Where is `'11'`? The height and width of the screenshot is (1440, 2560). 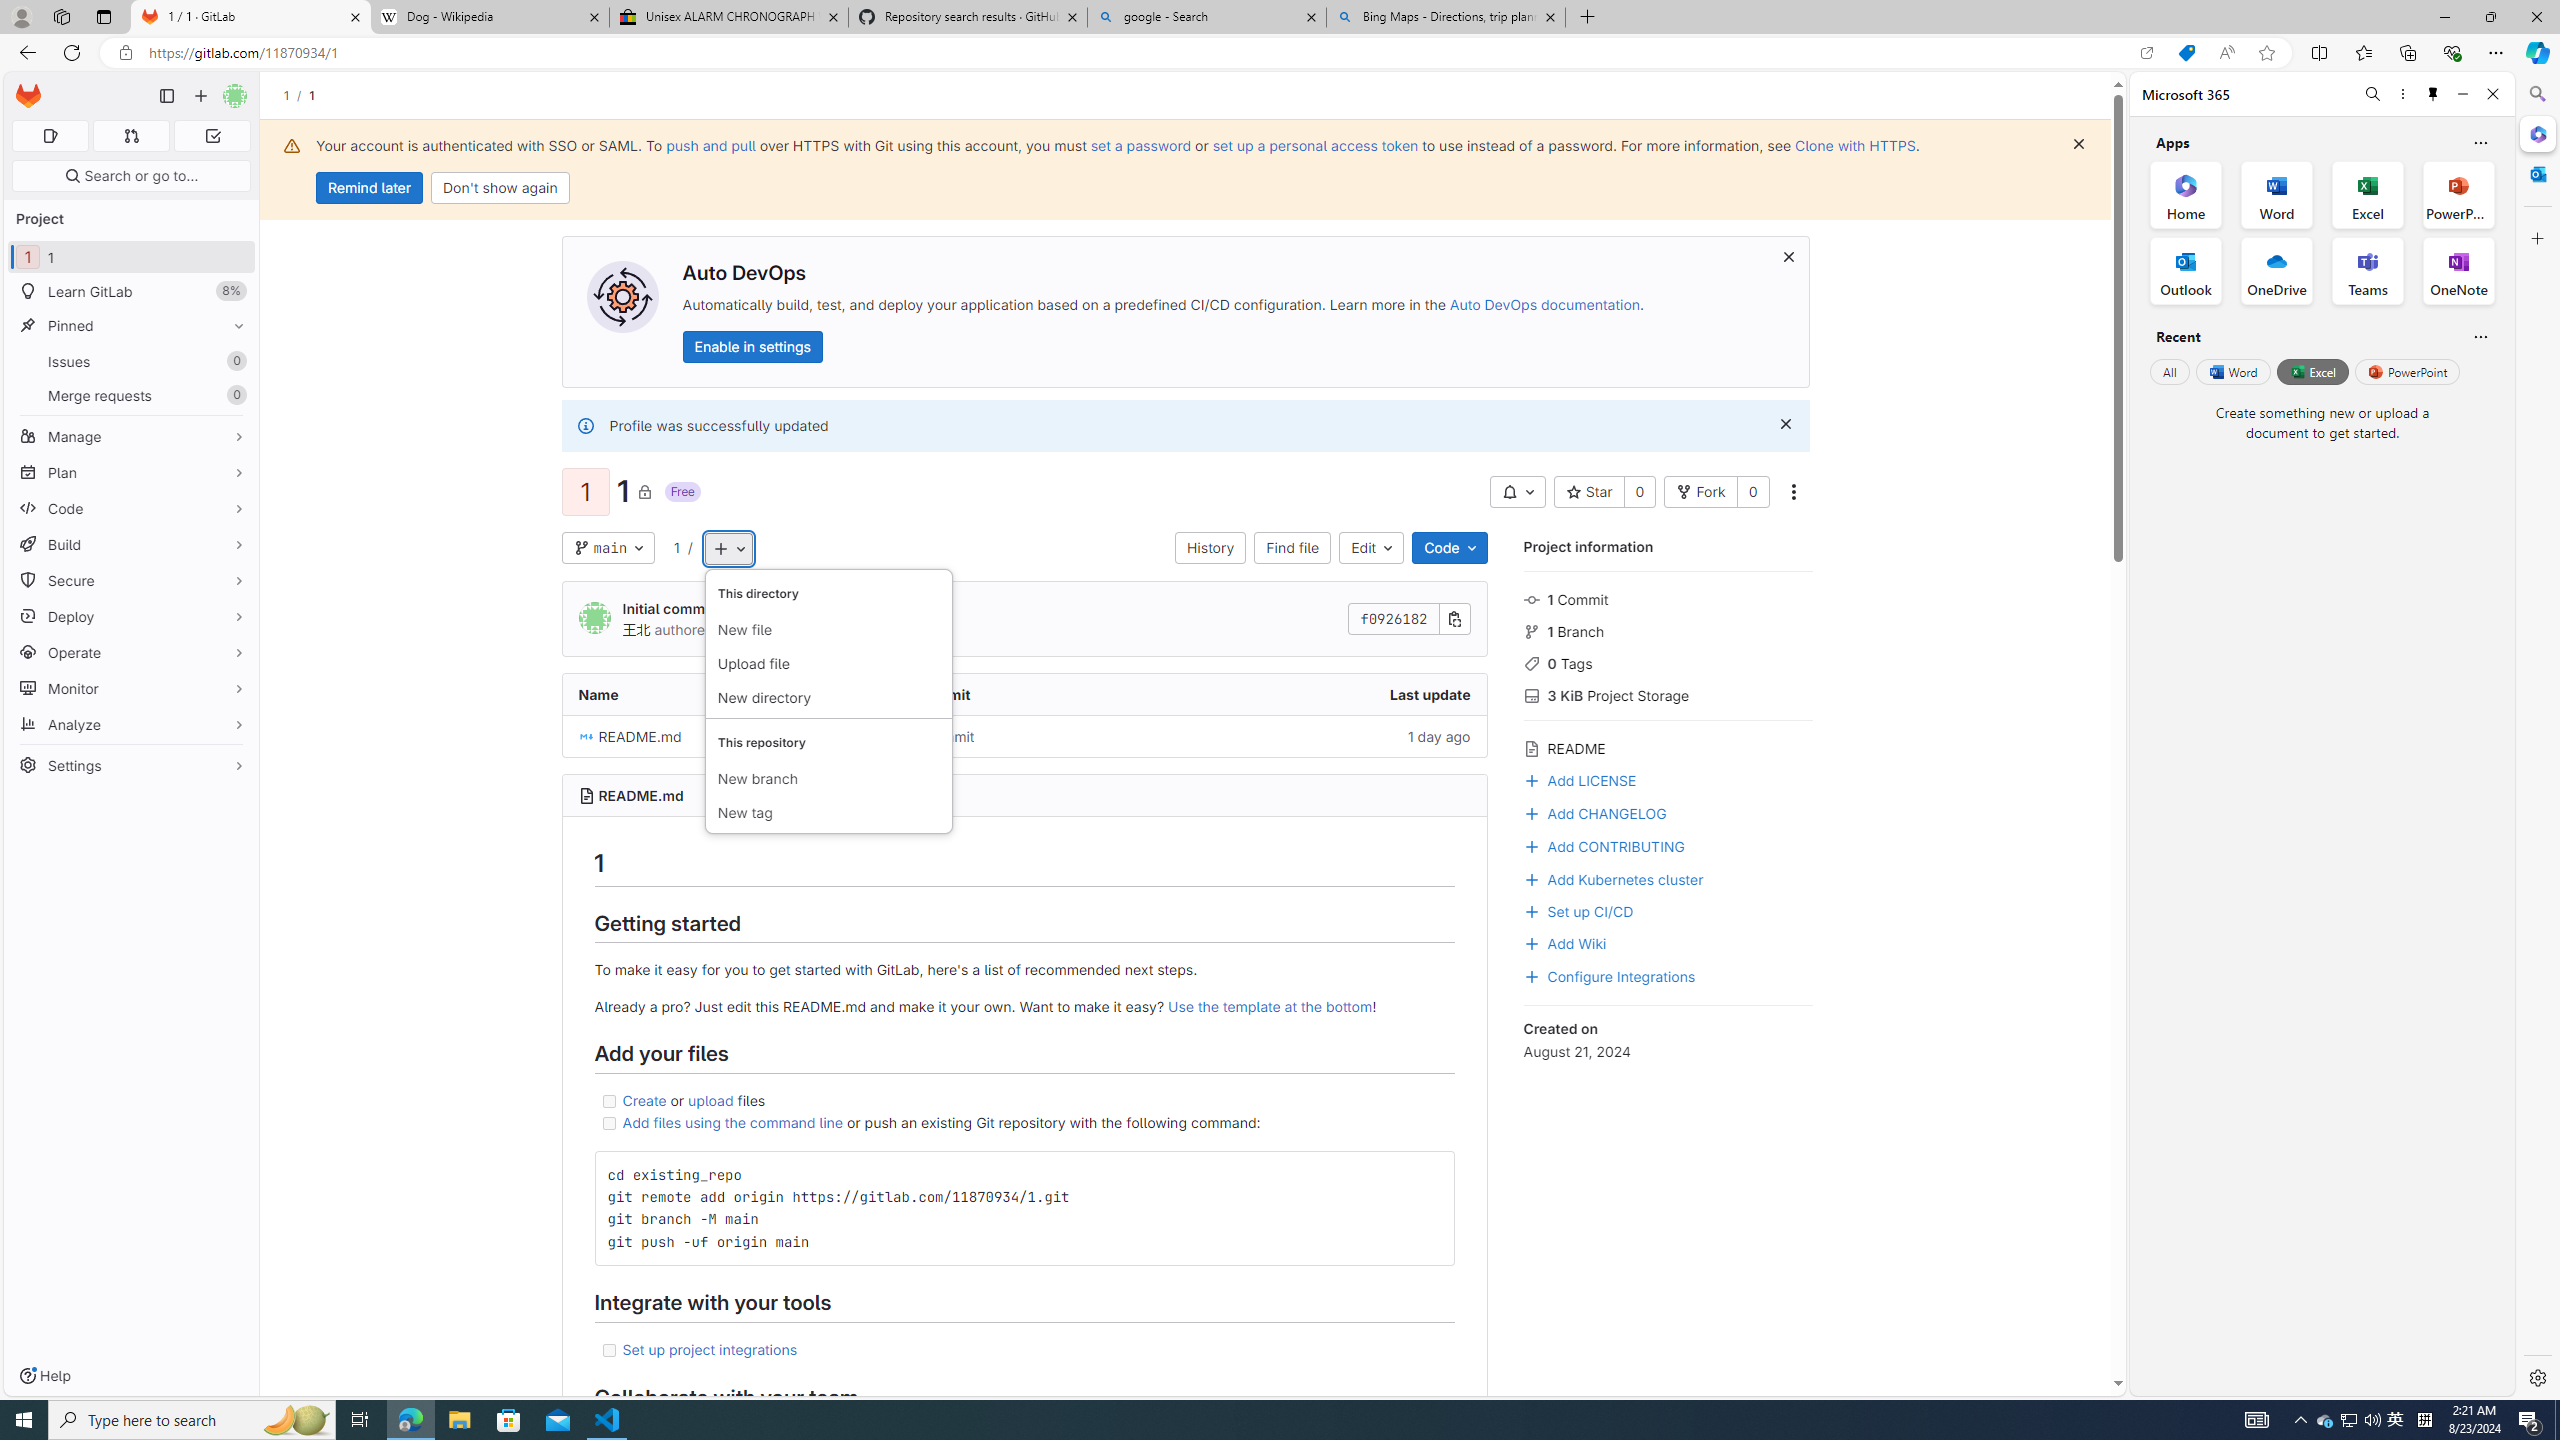 '11' is located at coordinates (130, 256).